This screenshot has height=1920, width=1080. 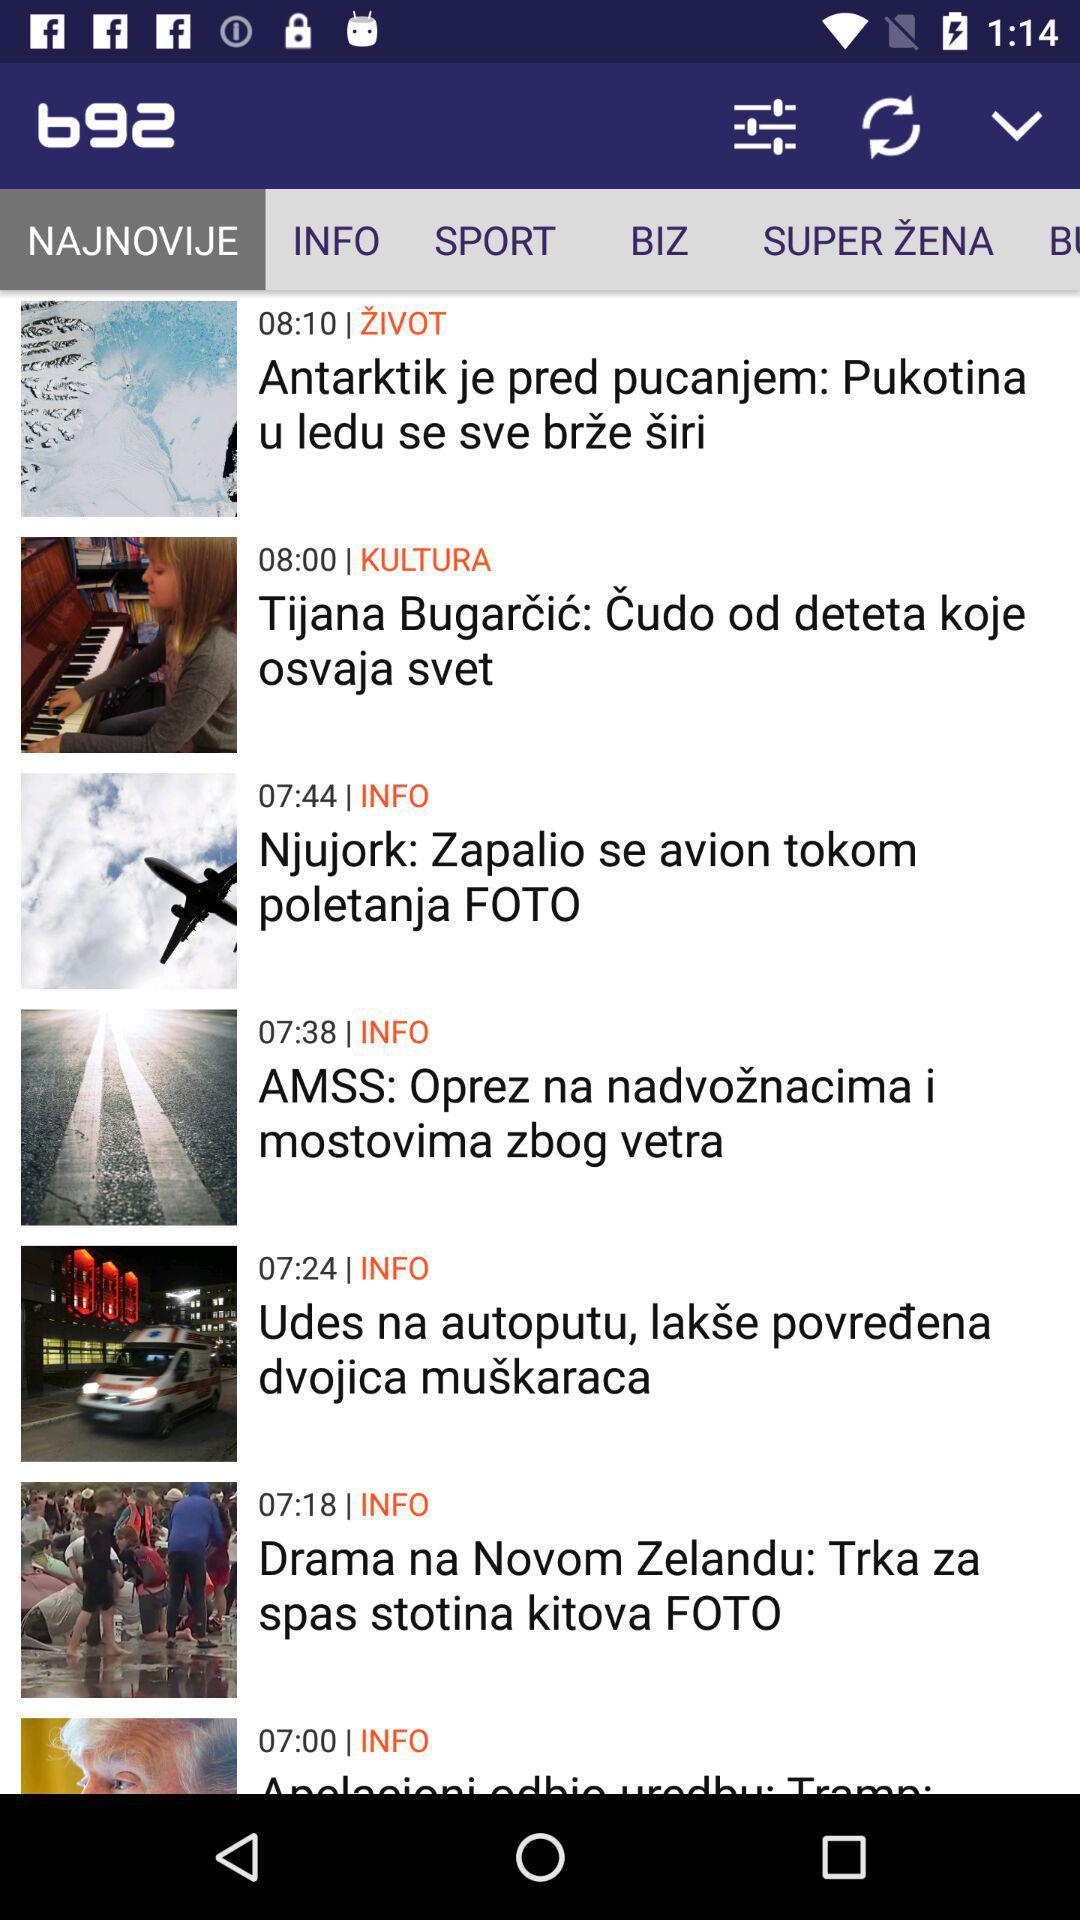 I want to click on the sliders icon, so click(x=764, y=124).